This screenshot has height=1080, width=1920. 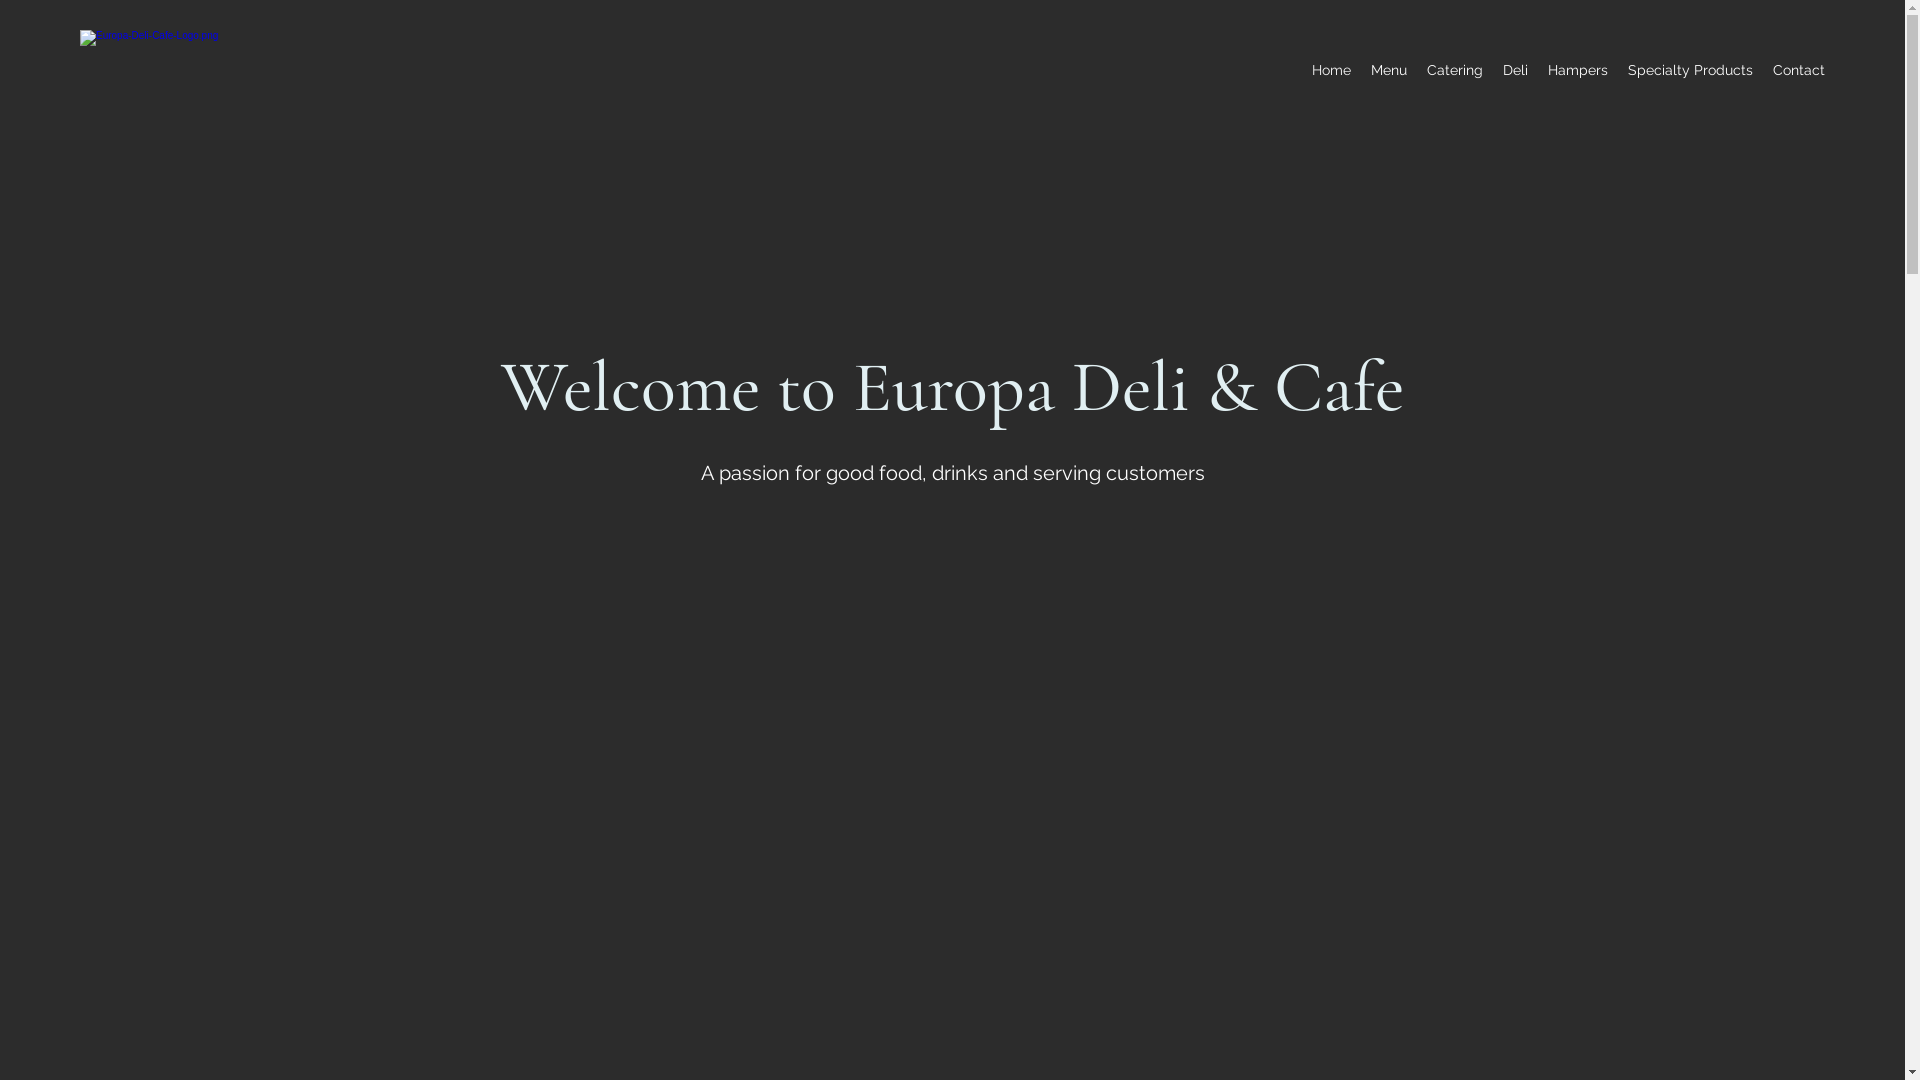 I want to click on 'Catering', so click(x=1454, y=68).